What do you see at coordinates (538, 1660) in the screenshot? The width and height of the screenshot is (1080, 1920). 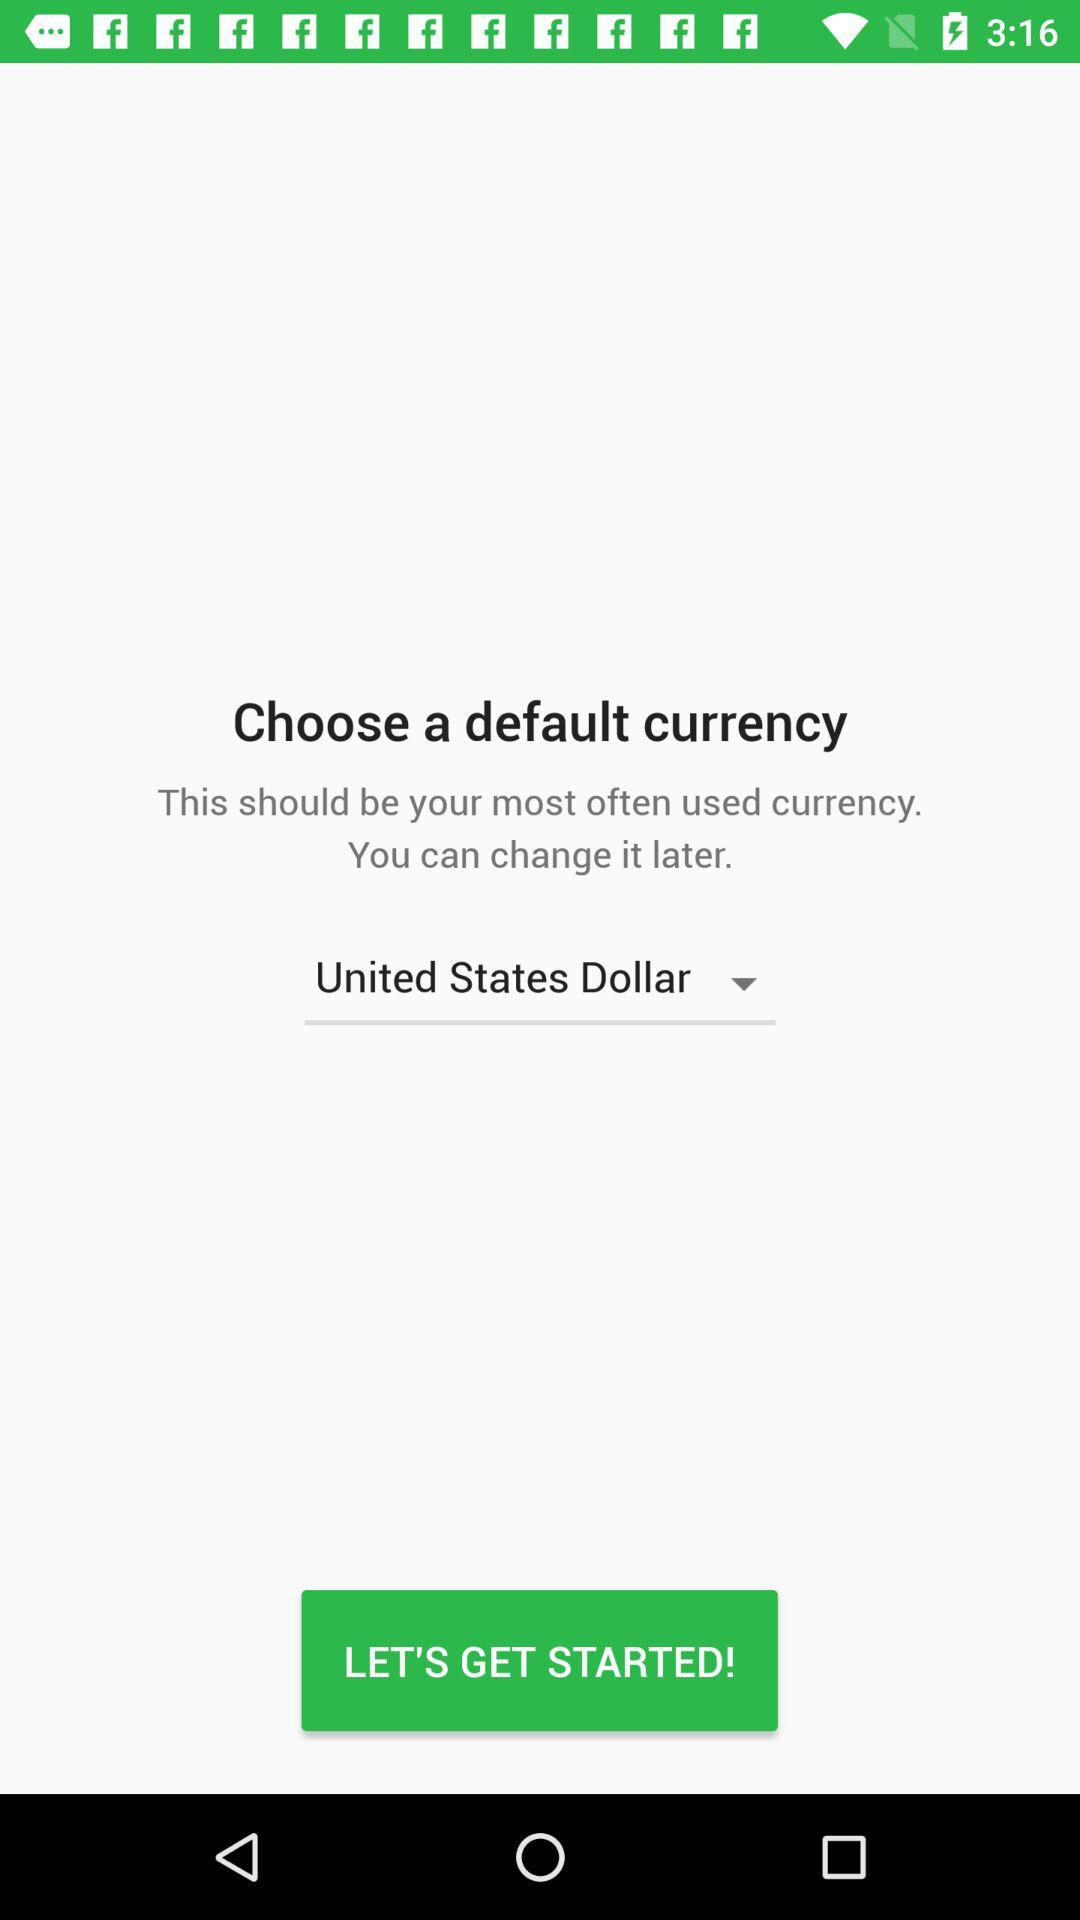 I see `the let s get` at bounding box center [538, 1660].